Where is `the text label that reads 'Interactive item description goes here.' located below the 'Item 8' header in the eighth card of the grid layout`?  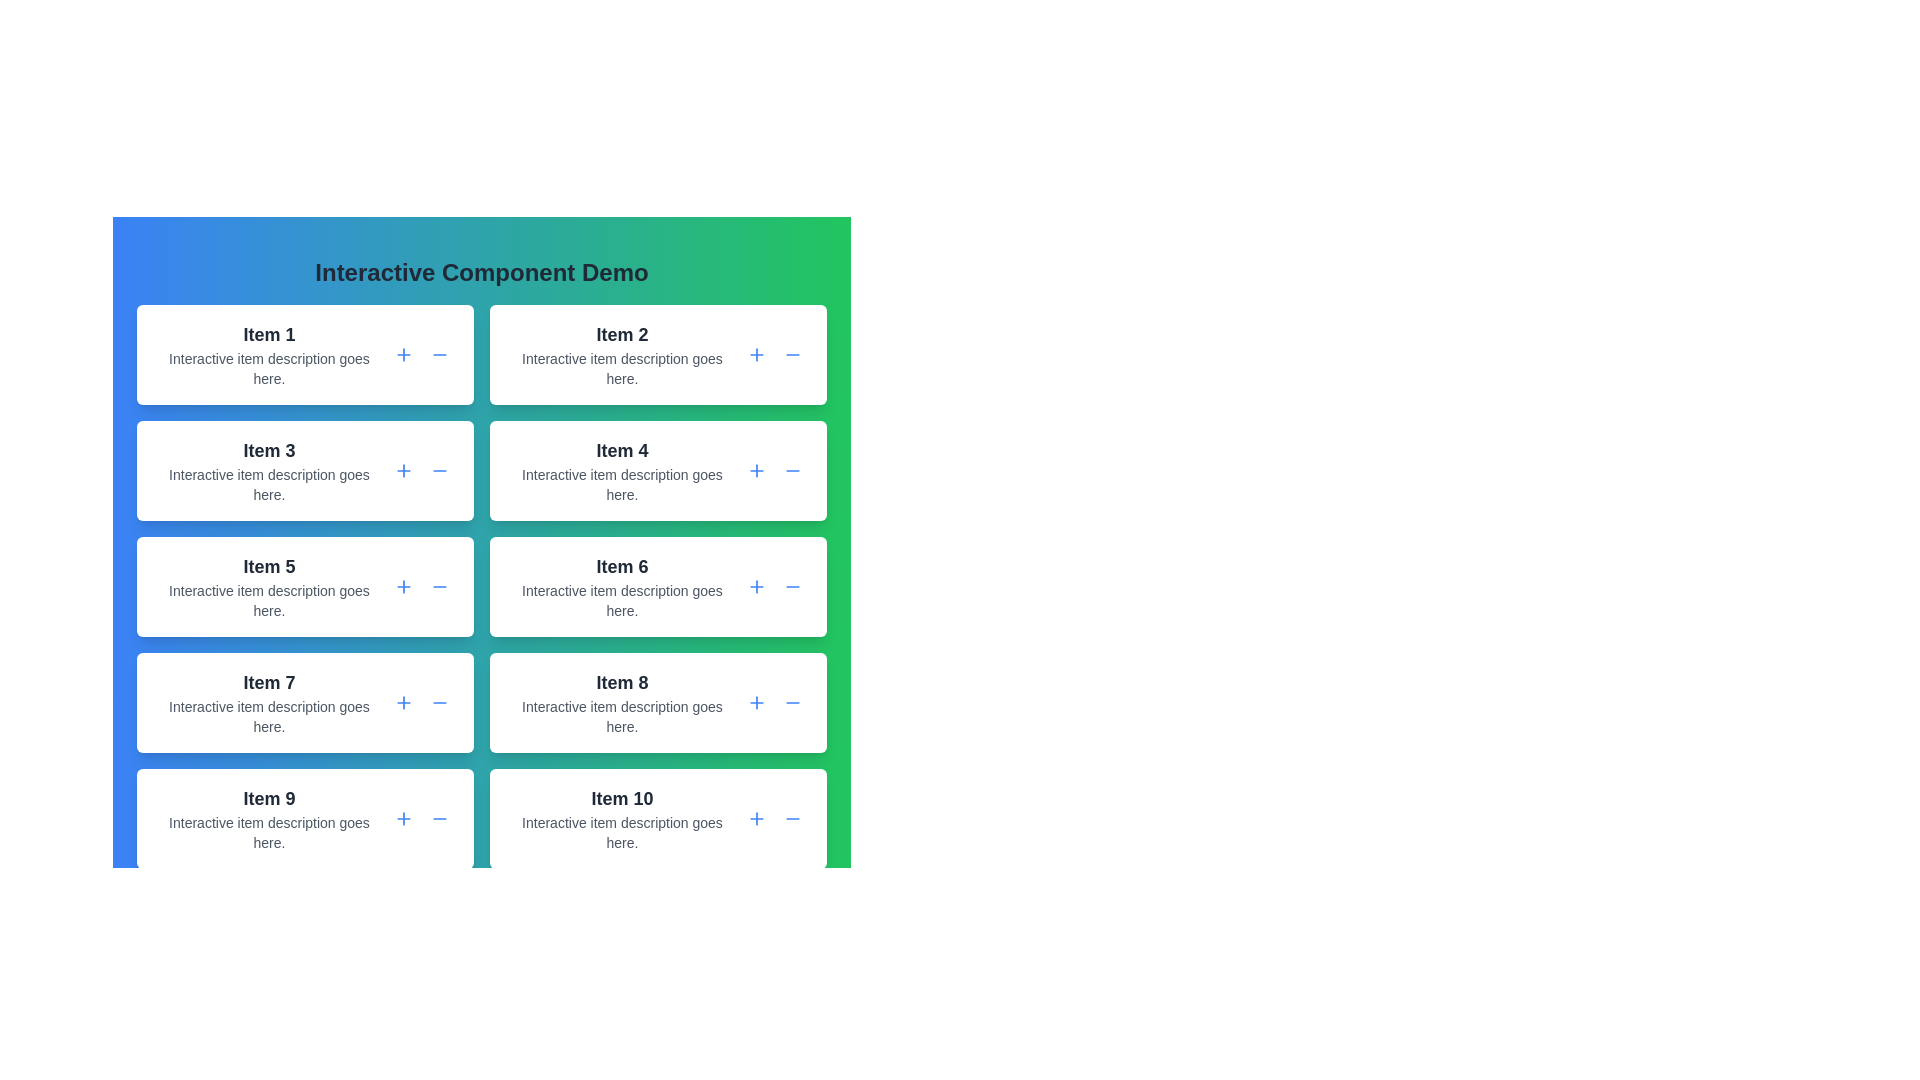 the text label that reads 'Interactive item description goes here.' located below the 'Item 8' header in the eighth card of the grid layout is located at coordinates (621, 716).